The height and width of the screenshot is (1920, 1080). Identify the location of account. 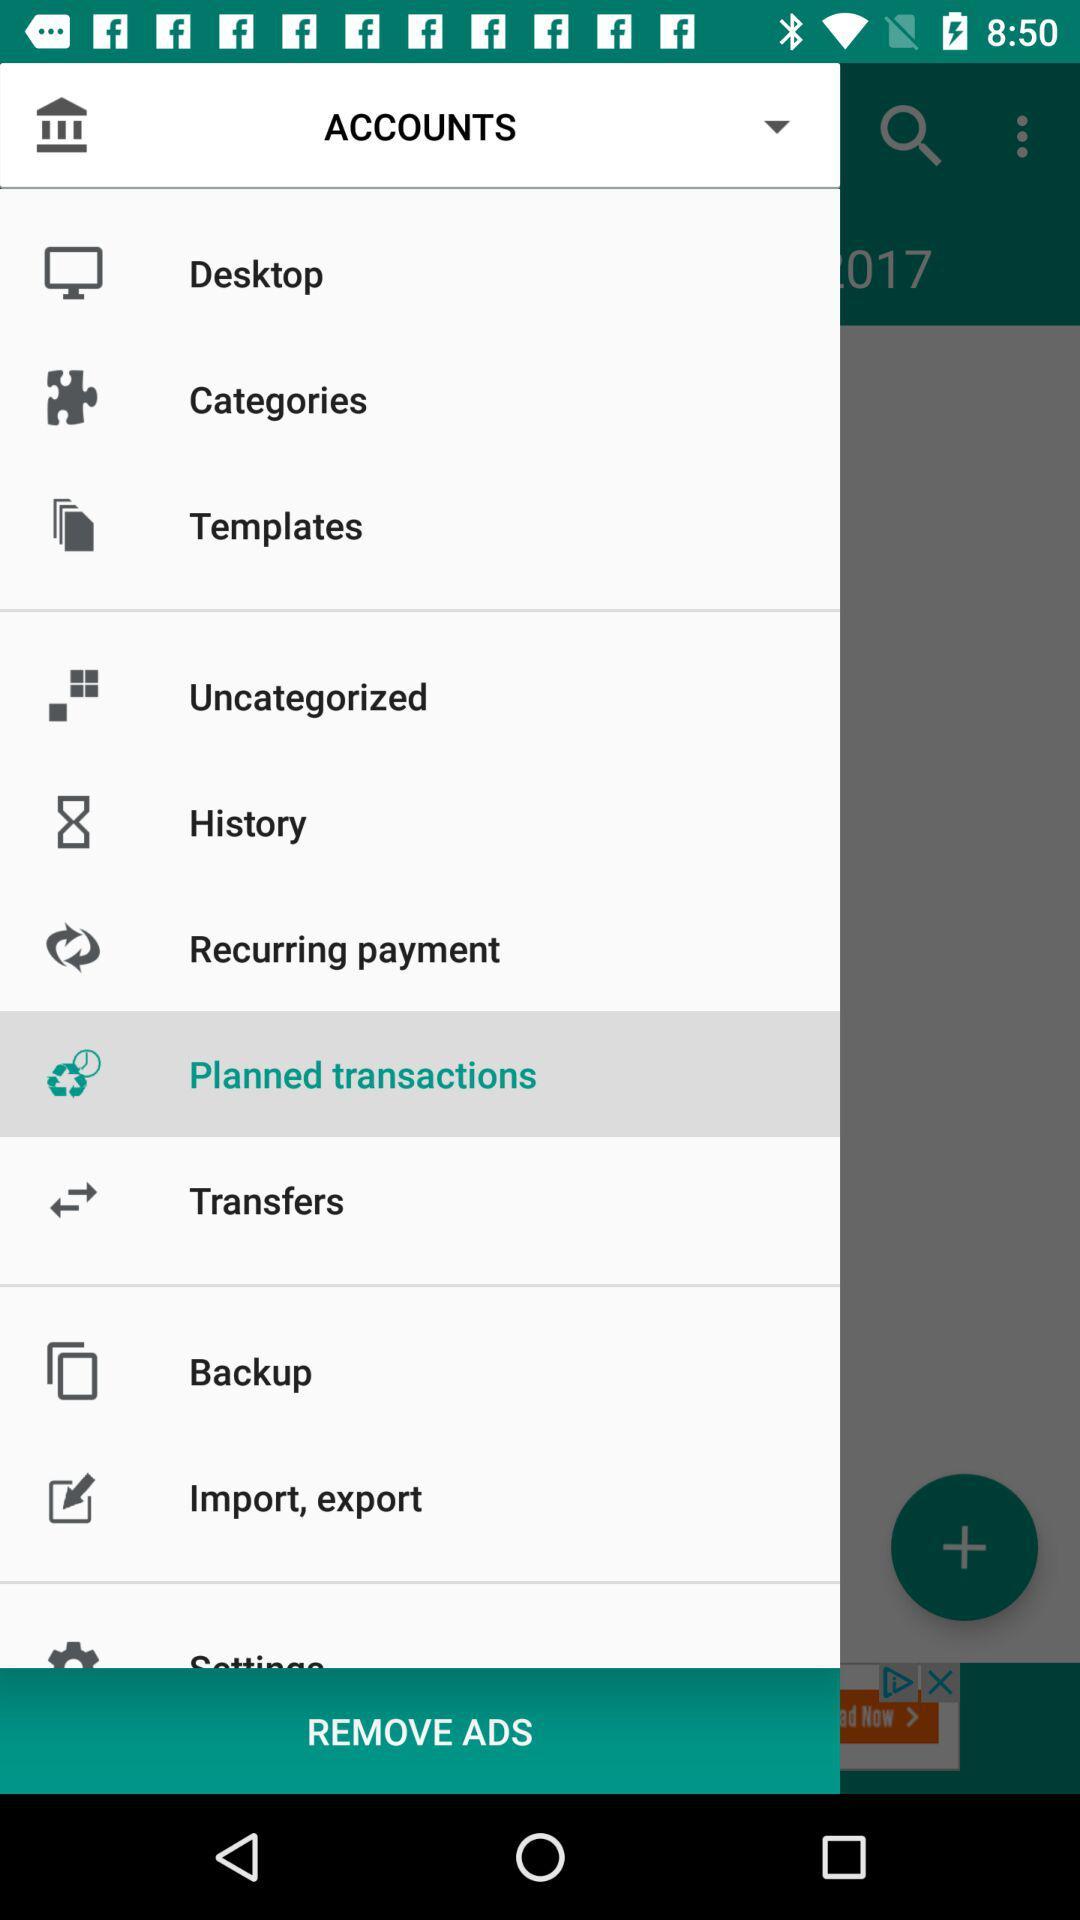
(963, 1546).